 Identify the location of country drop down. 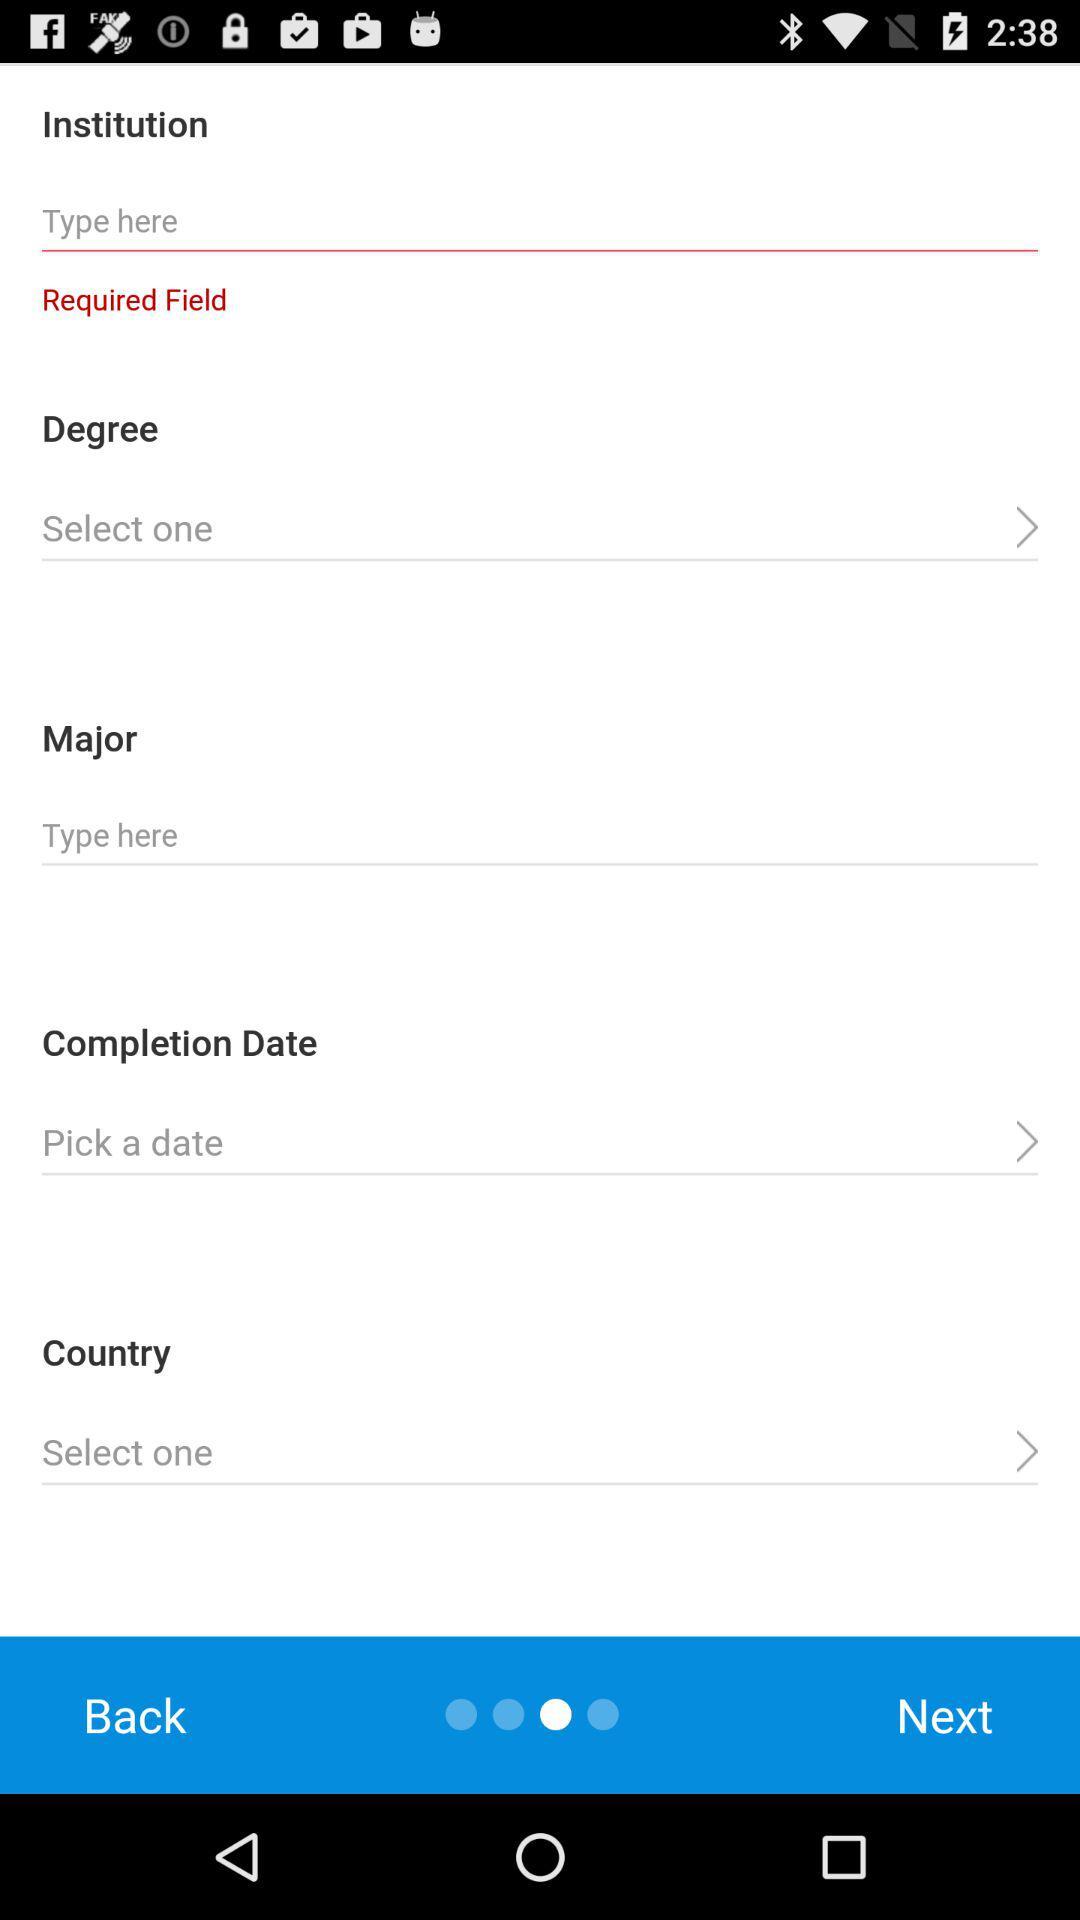
(540, 1452).